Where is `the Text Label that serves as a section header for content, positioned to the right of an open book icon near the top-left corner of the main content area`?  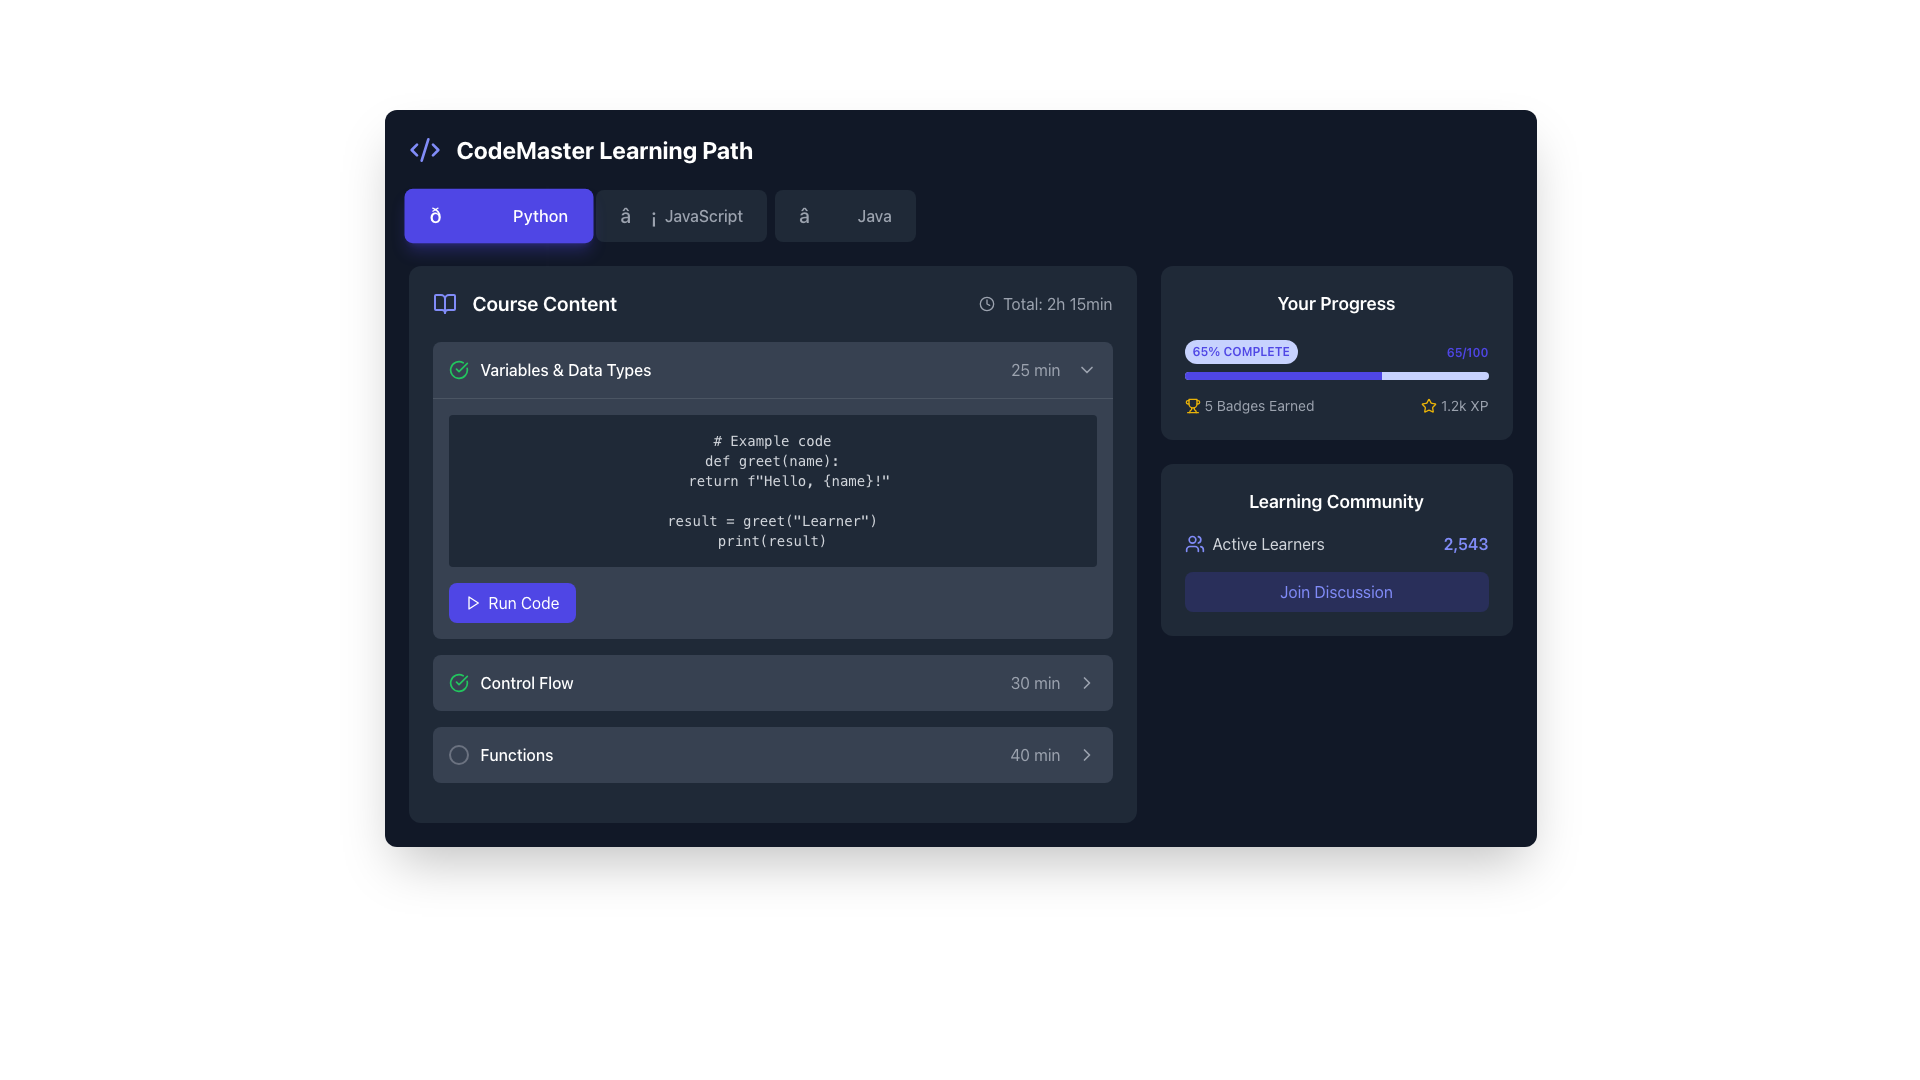
the Text Label that serves as a section header for content, positioned to the right of an open book icon near the top-left corner of the main content area is located at coordinates (544, 304).